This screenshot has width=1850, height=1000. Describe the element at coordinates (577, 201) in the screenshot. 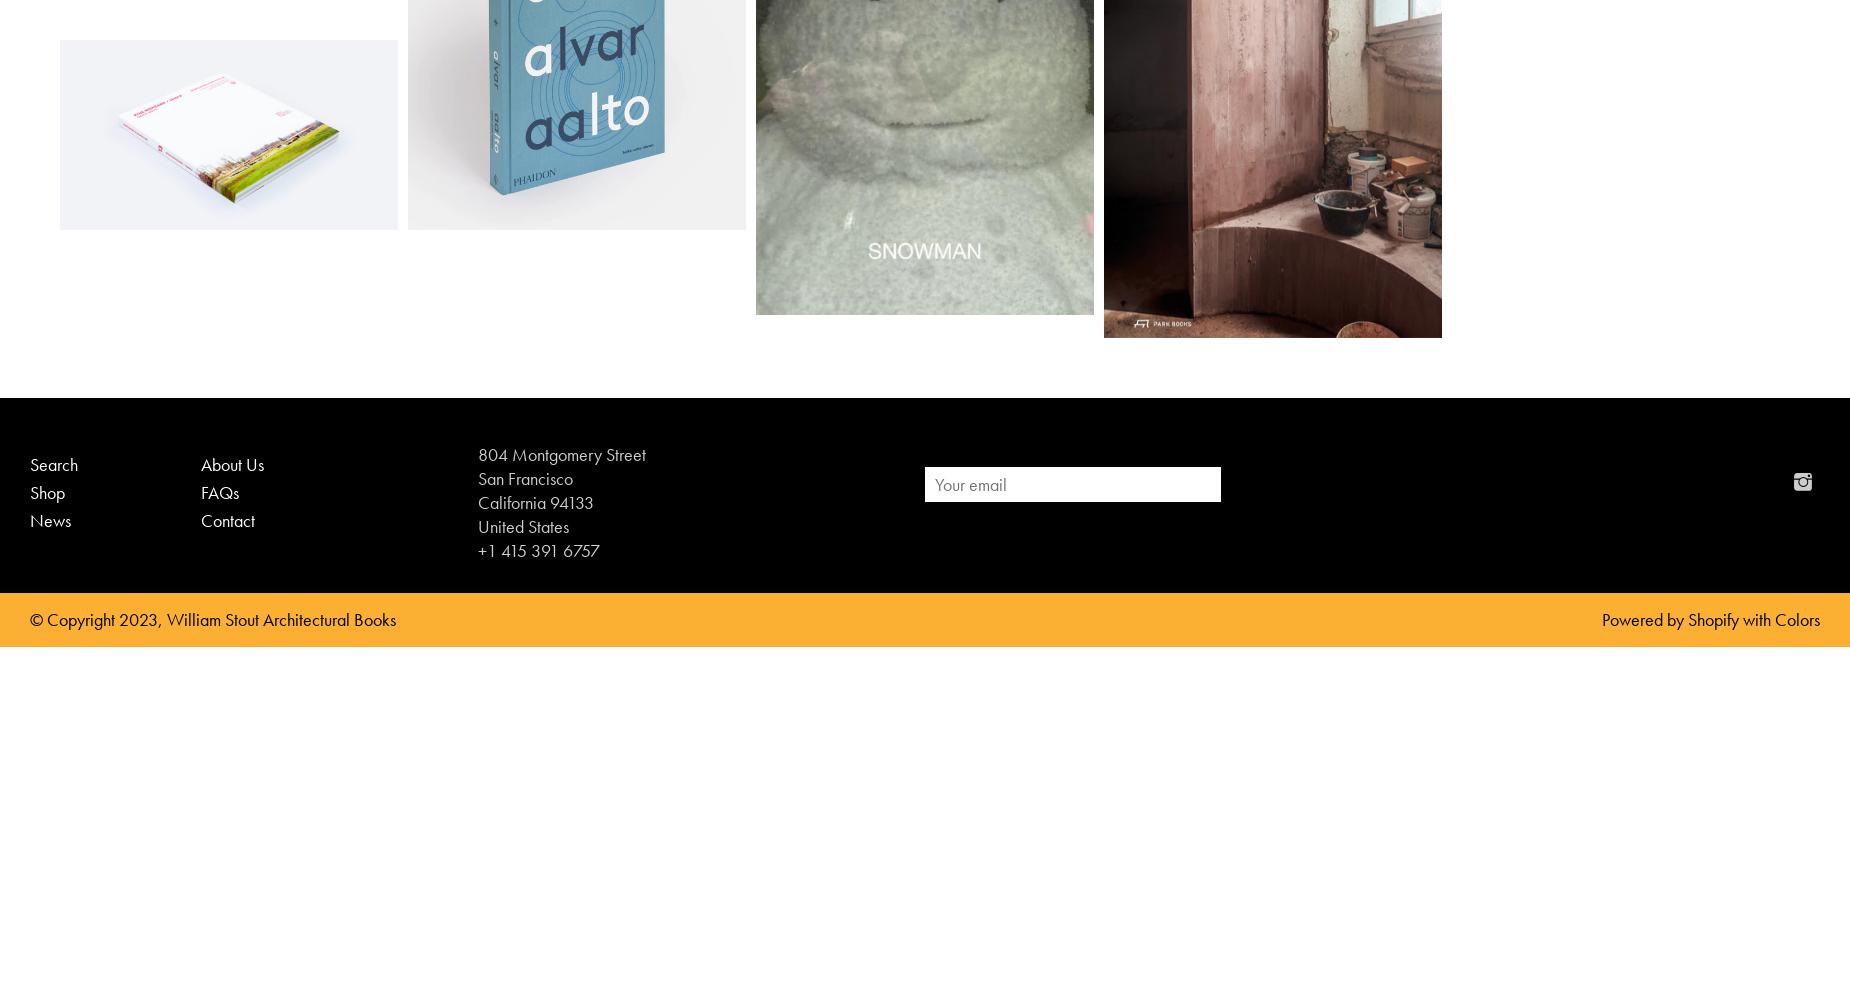

I see `'$150.00'` at that location.